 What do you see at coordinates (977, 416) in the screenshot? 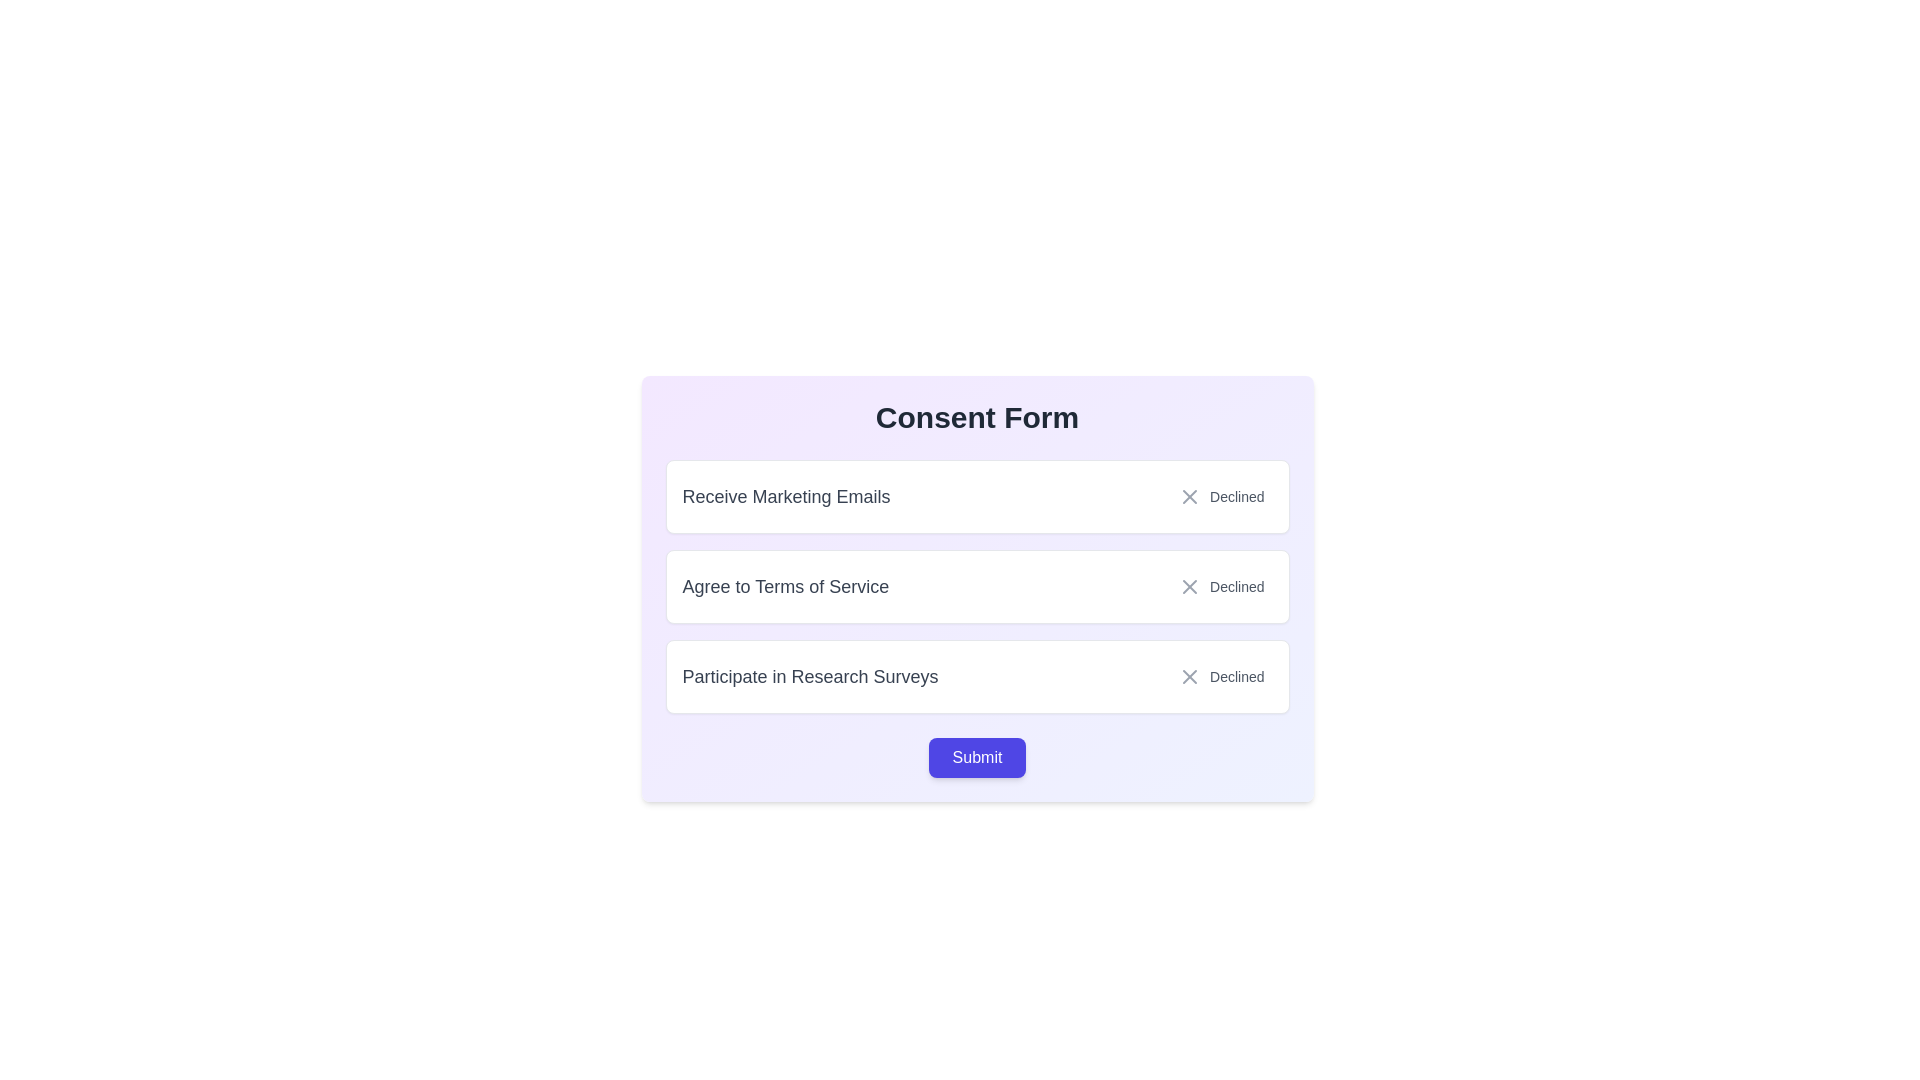
I see `displayed text of the Heading or Title Text element, which serves as the title for the consent form and is located at the top of the panel with a gradient background` at bounding box center [977, 416].